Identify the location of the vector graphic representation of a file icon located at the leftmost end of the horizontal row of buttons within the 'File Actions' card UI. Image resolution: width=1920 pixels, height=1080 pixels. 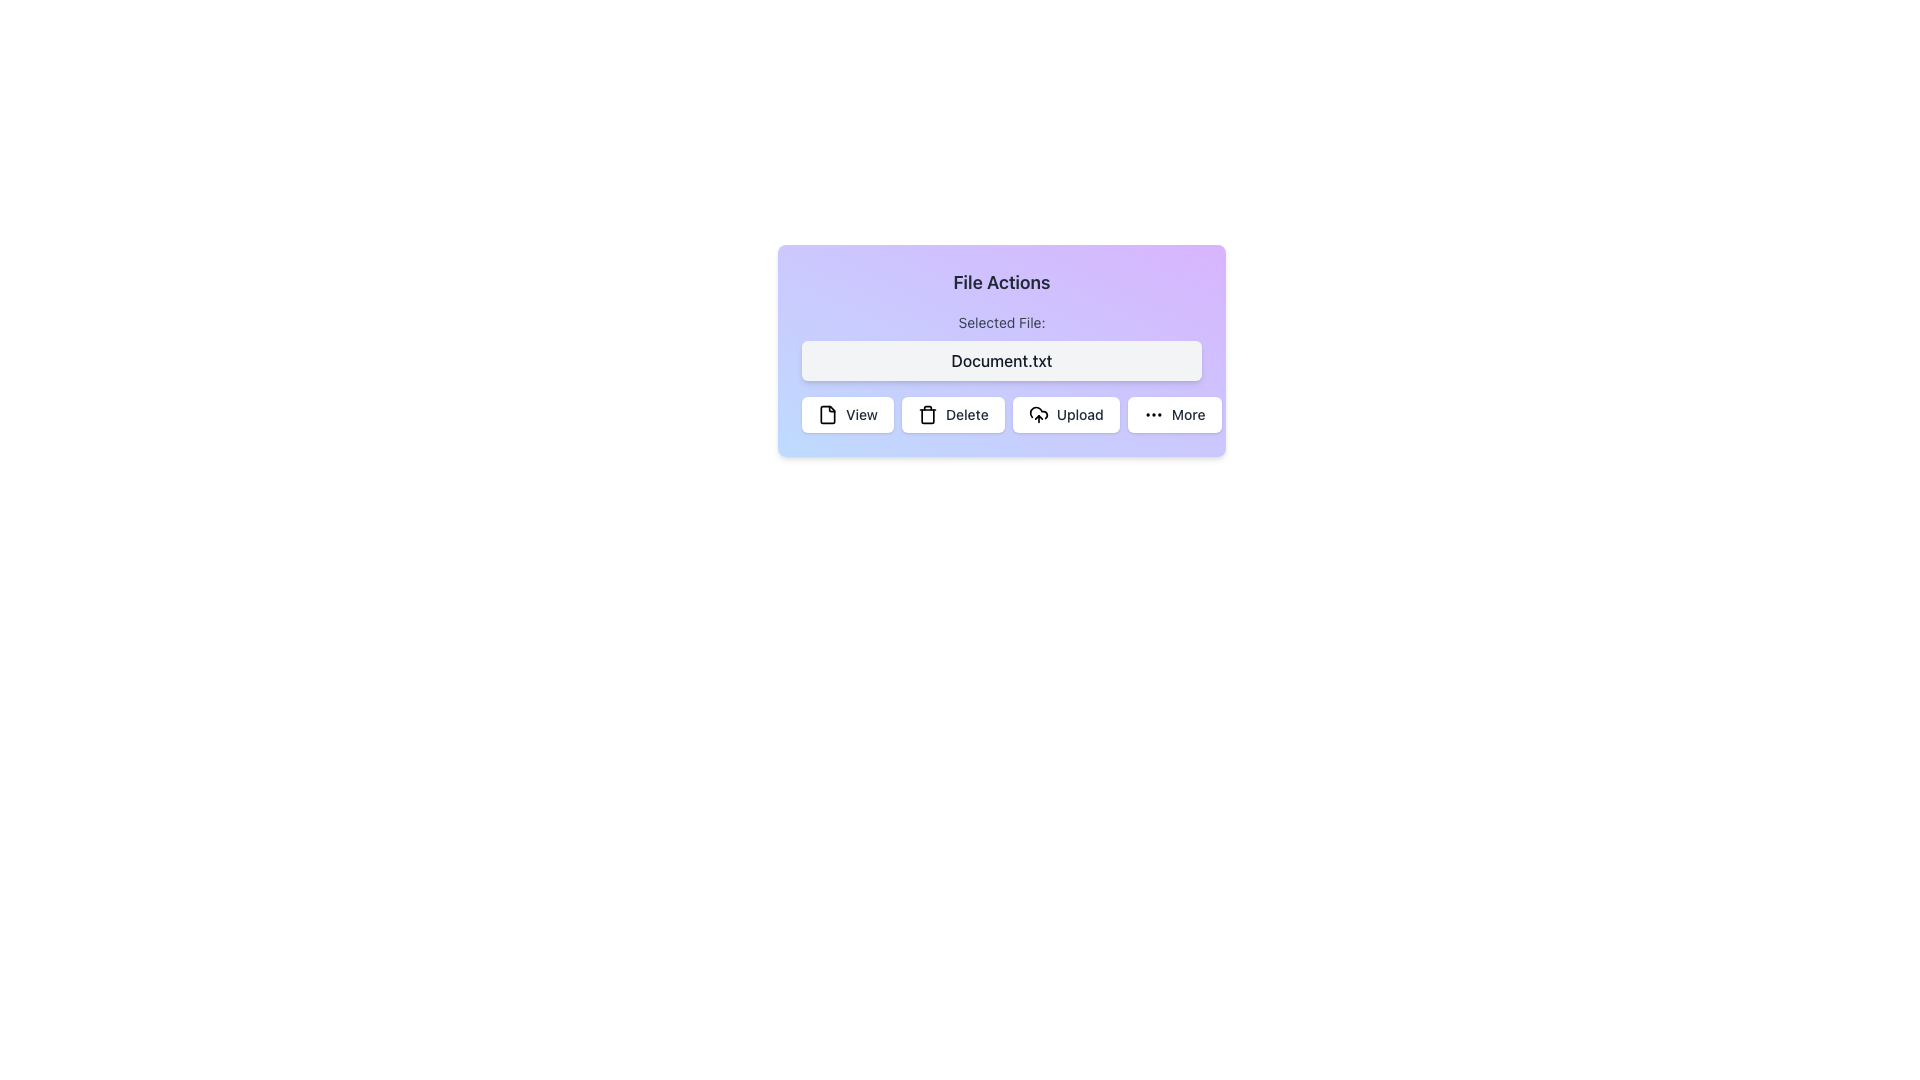
(828, 414).